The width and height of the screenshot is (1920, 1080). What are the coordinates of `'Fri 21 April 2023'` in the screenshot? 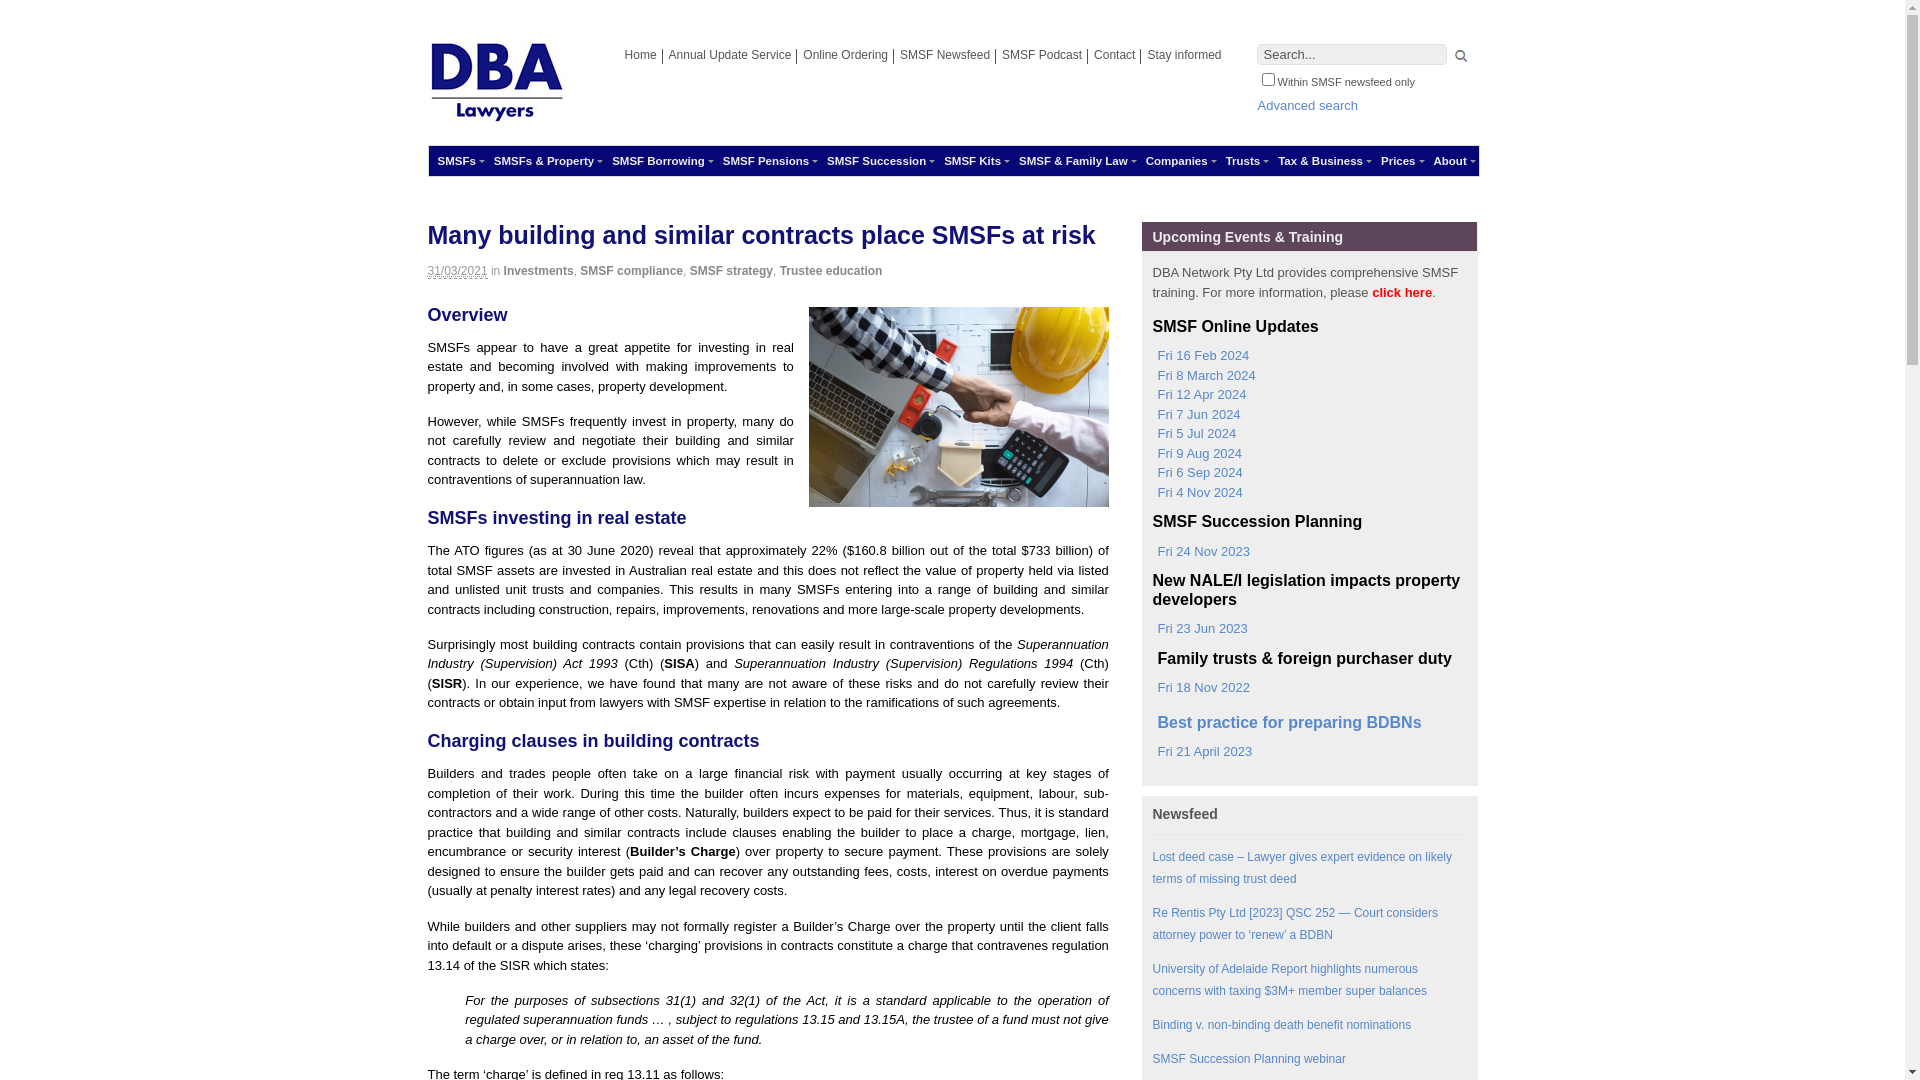 It's located at (1200, 752).